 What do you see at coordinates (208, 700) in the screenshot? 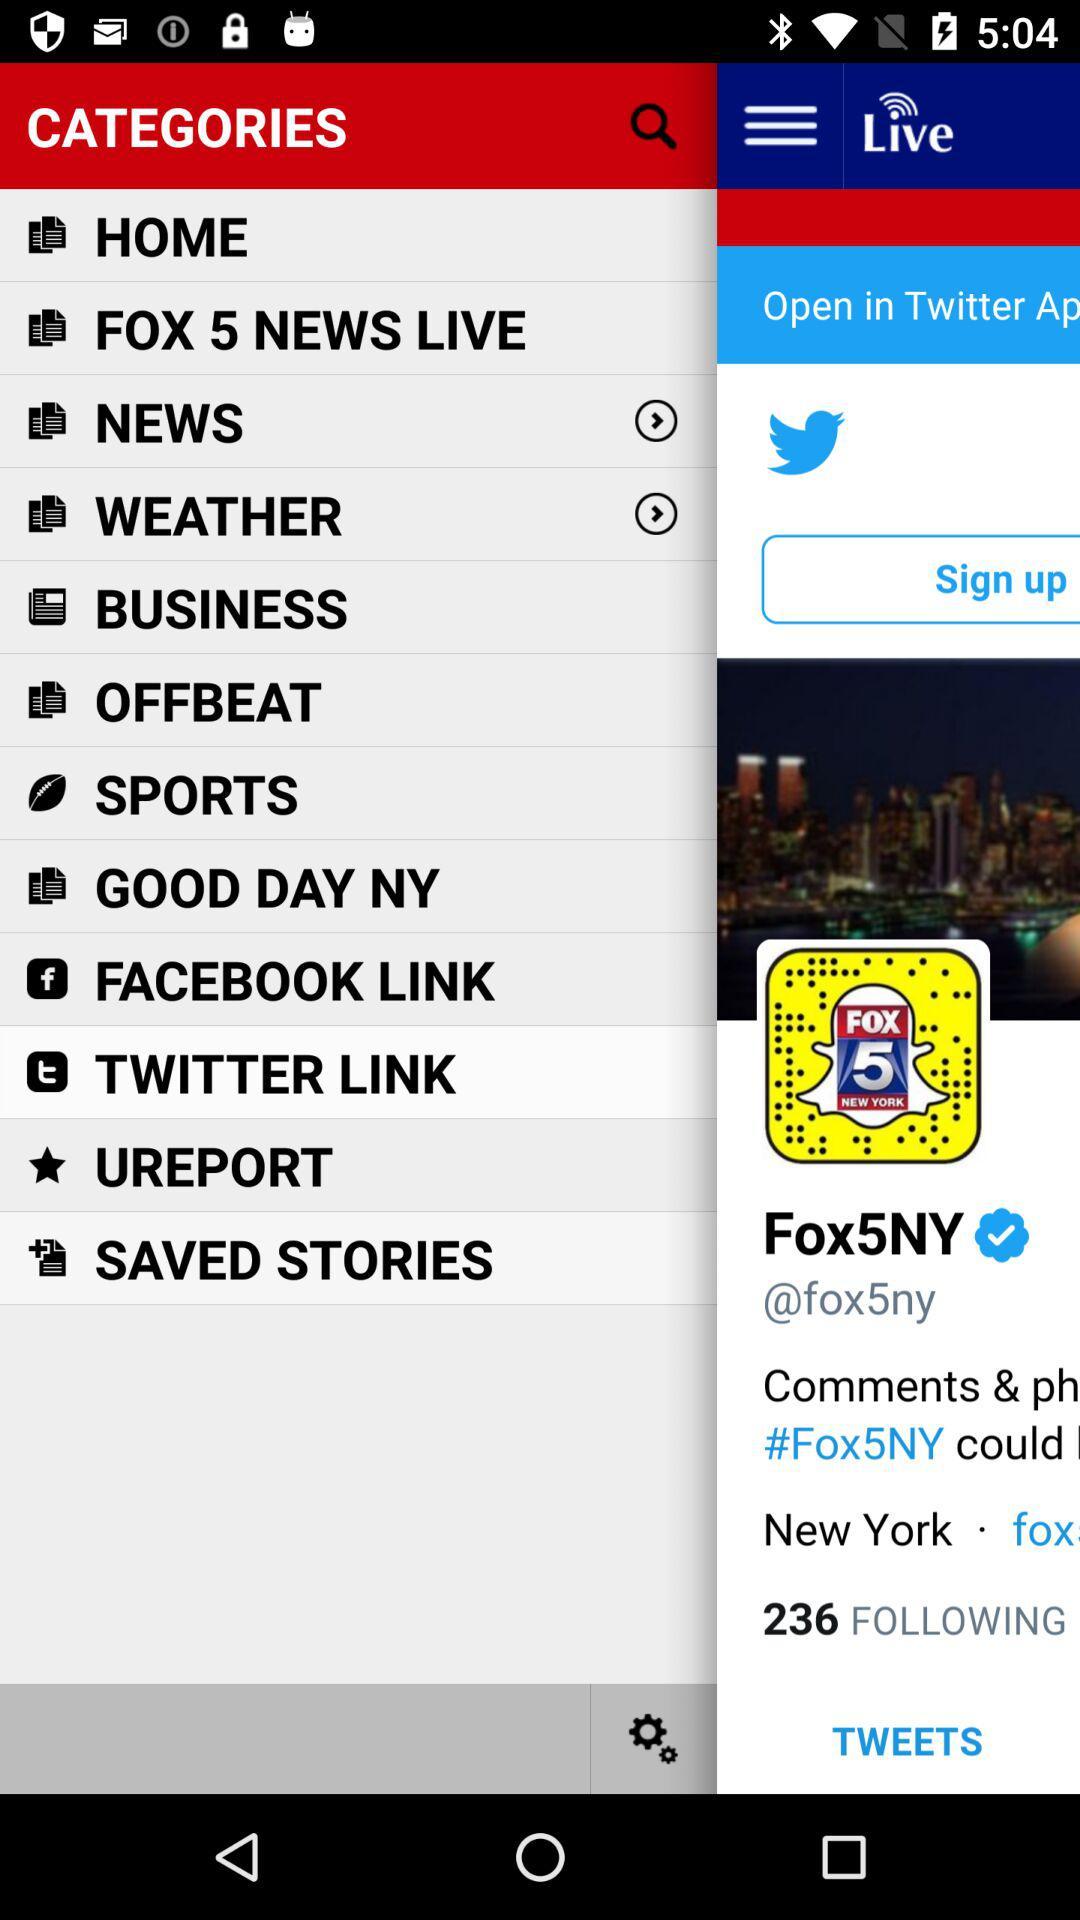
I see `the item above the sports` at bounding box center [208, 700].